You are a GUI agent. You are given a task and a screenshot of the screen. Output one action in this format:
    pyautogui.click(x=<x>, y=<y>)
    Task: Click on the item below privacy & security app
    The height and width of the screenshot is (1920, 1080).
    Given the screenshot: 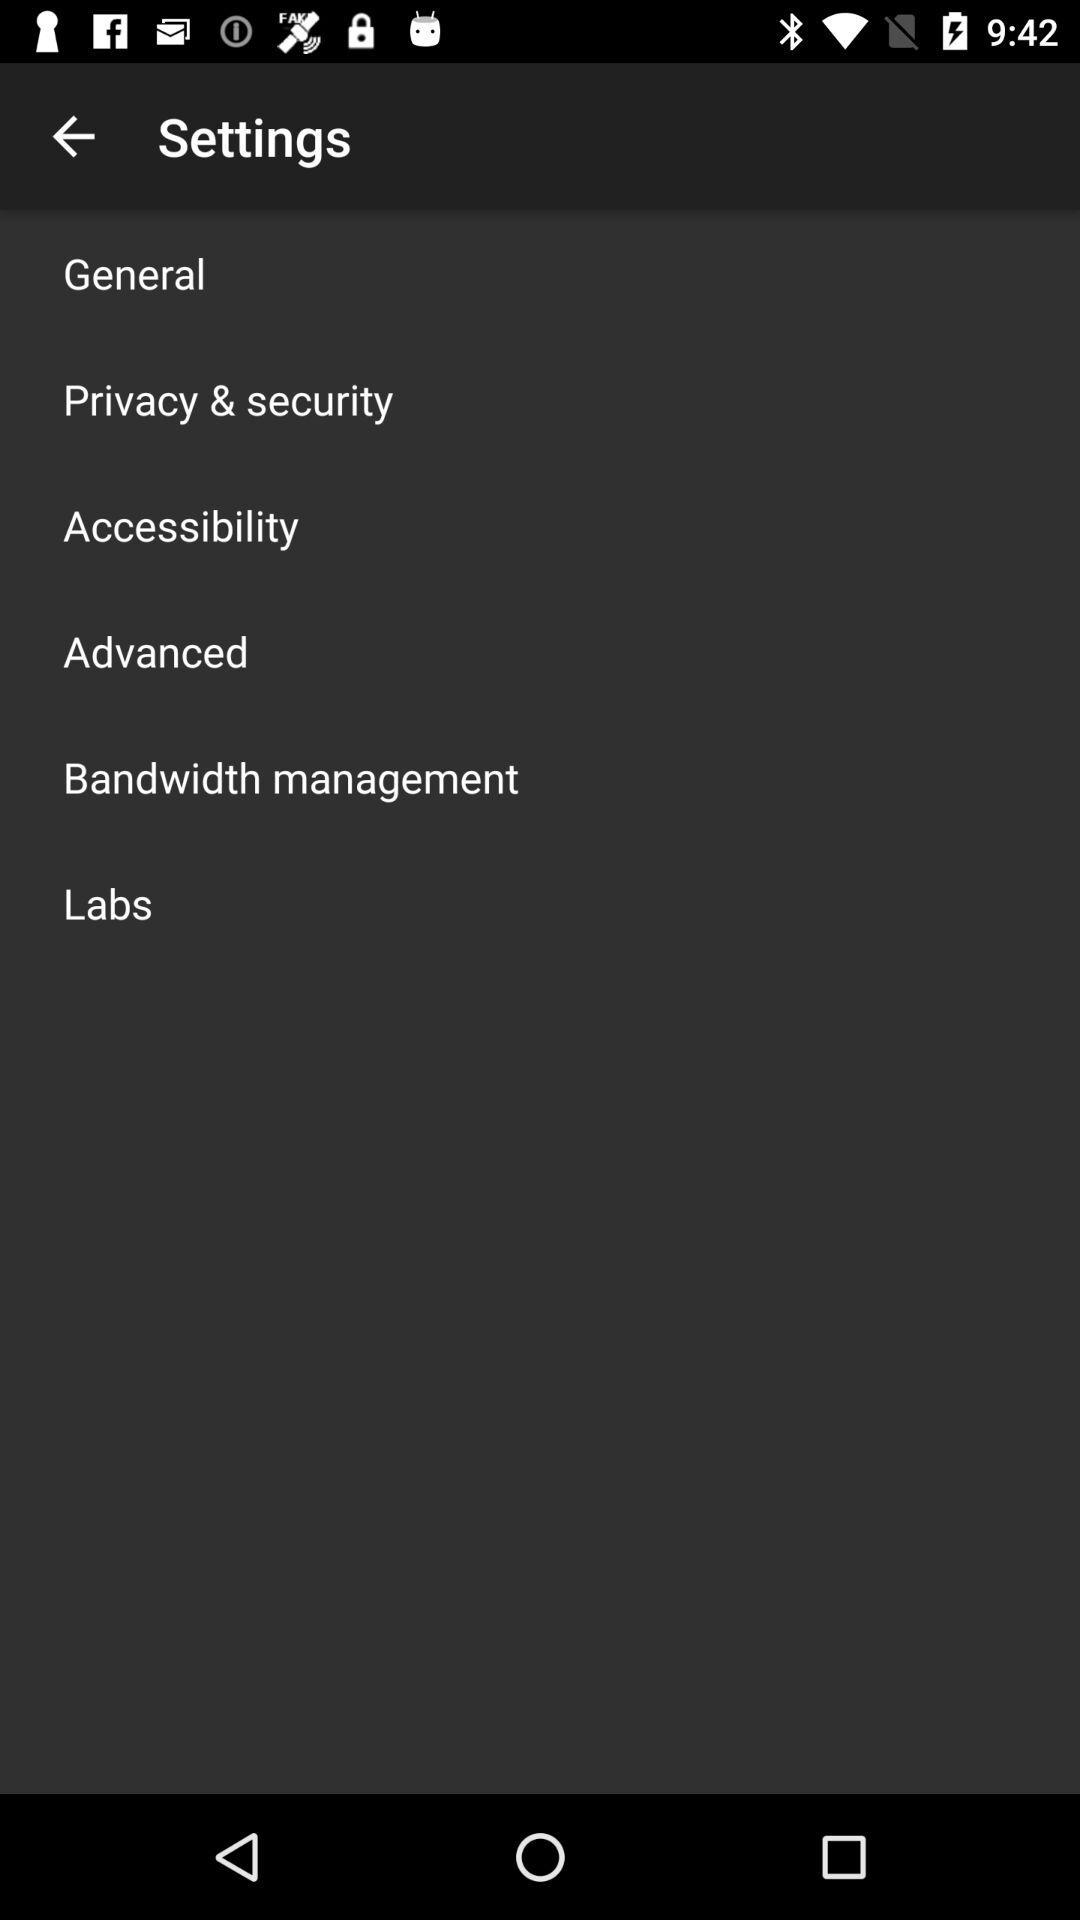 What is the action you would take?
    pyautogui.click(x=181, y=524)
    